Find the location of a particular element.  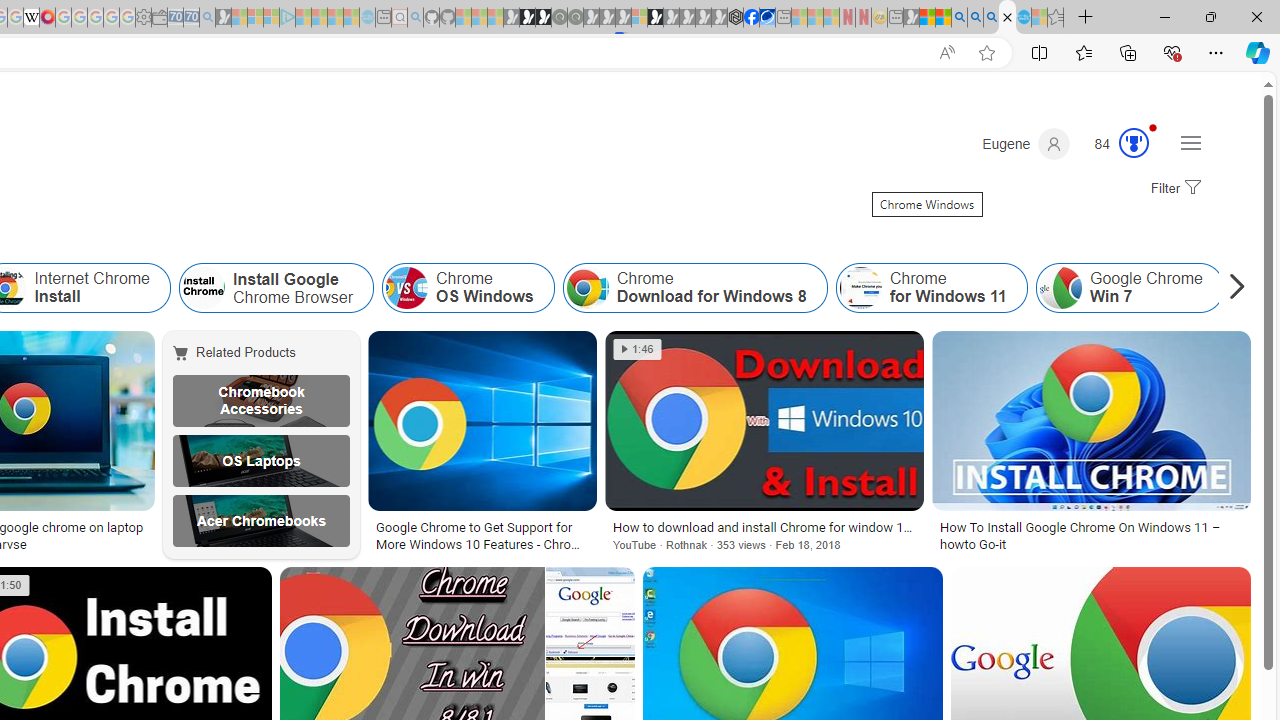

'Settings - Sleeping' is located at coordinates (142, 17).